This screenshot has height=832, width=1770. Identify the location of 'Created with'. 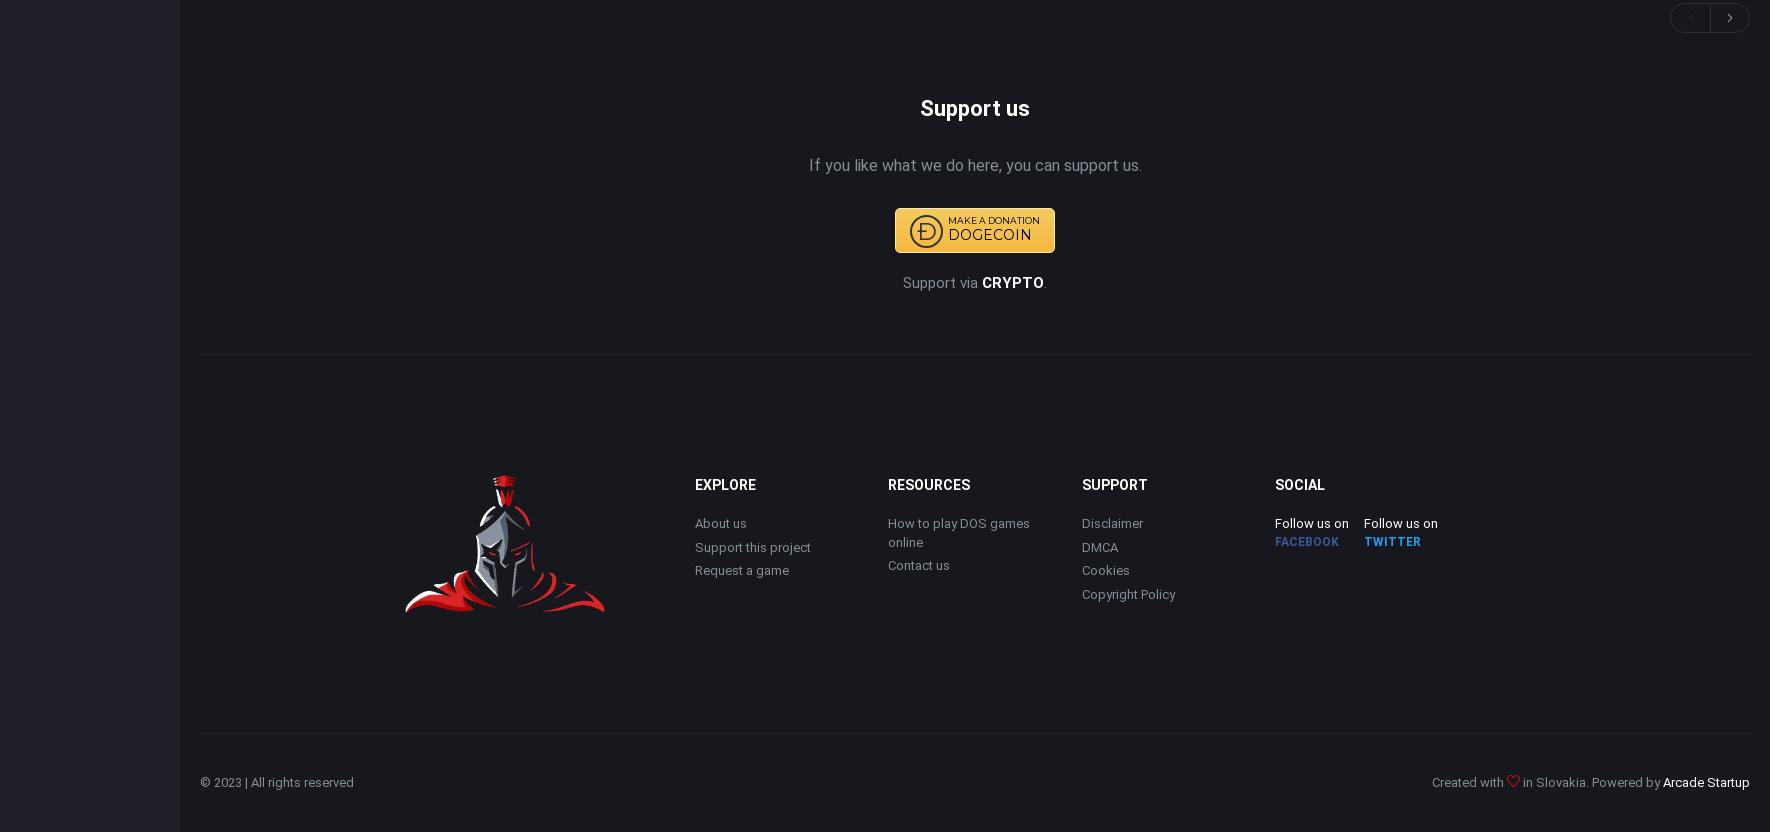
(1431, 781).